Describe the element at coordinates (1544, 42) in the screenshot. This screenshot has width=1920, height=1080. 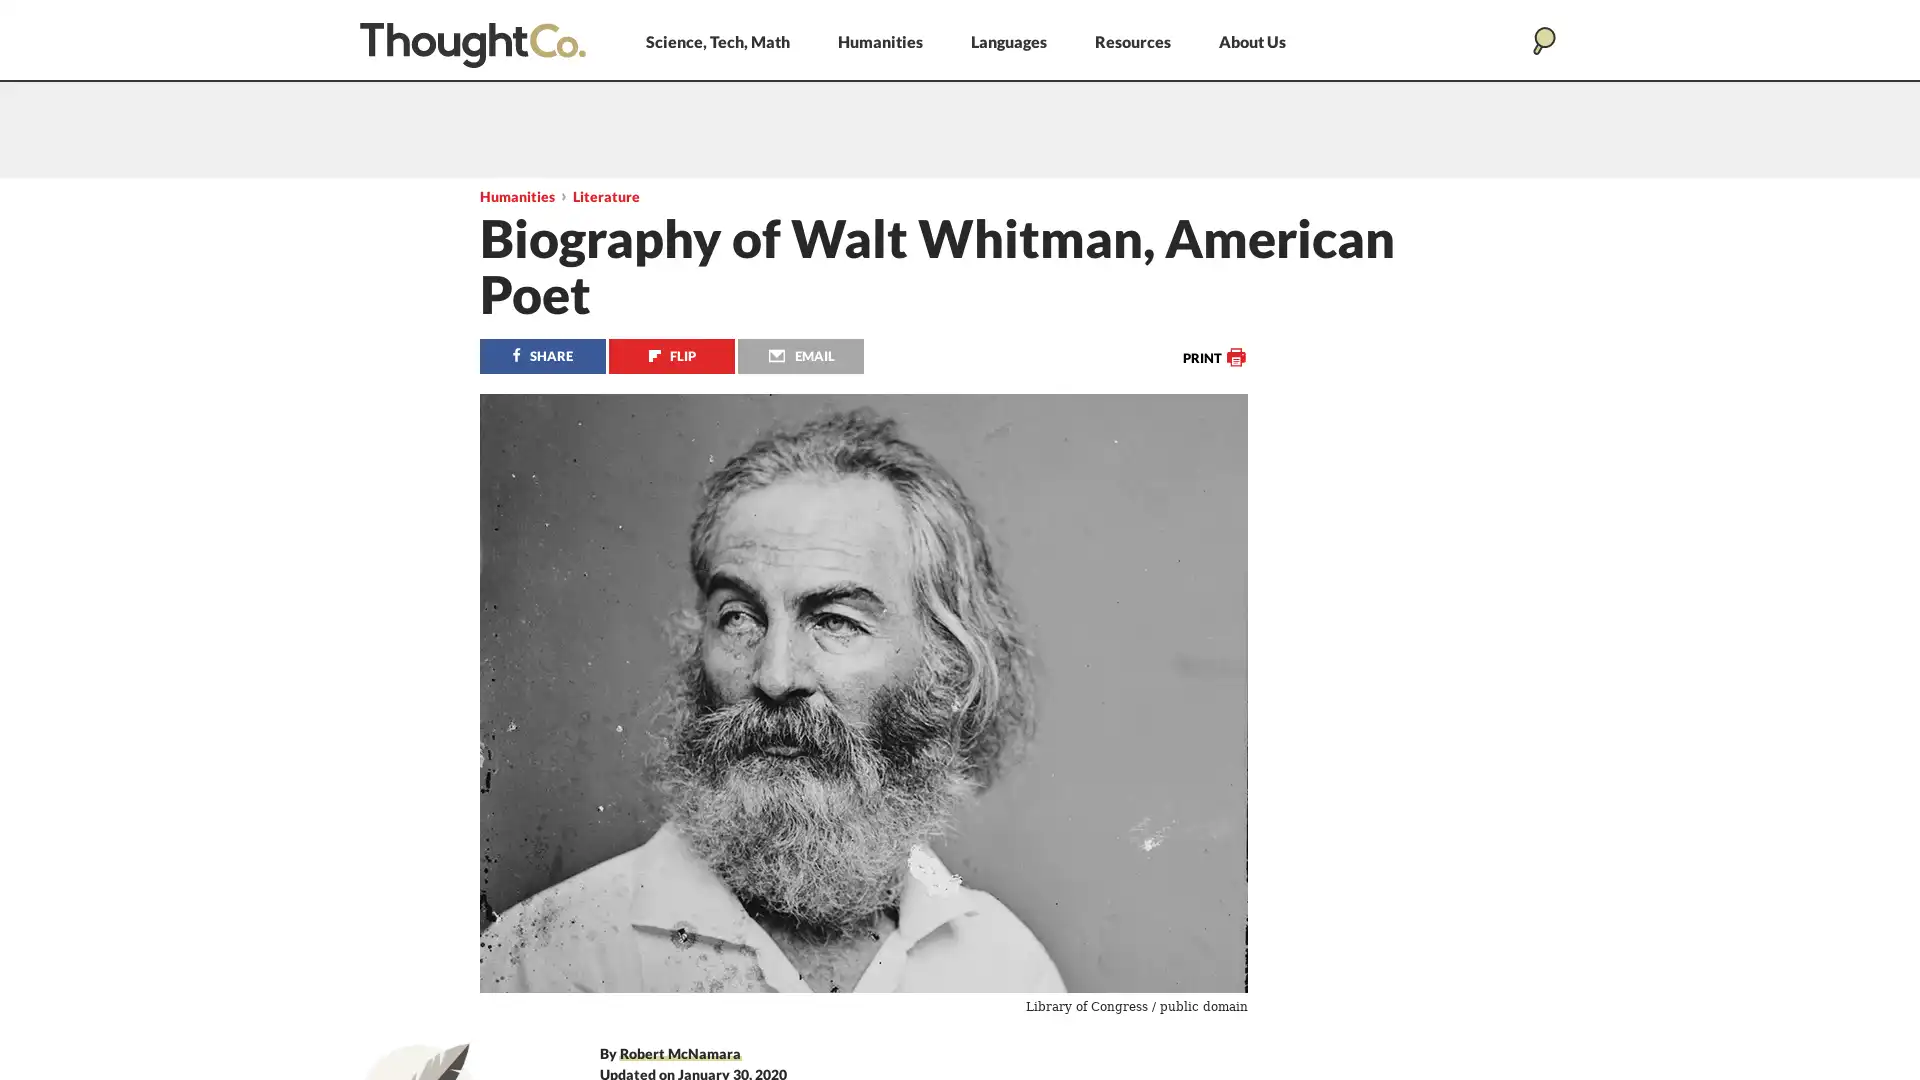
I see `Search` at that location.